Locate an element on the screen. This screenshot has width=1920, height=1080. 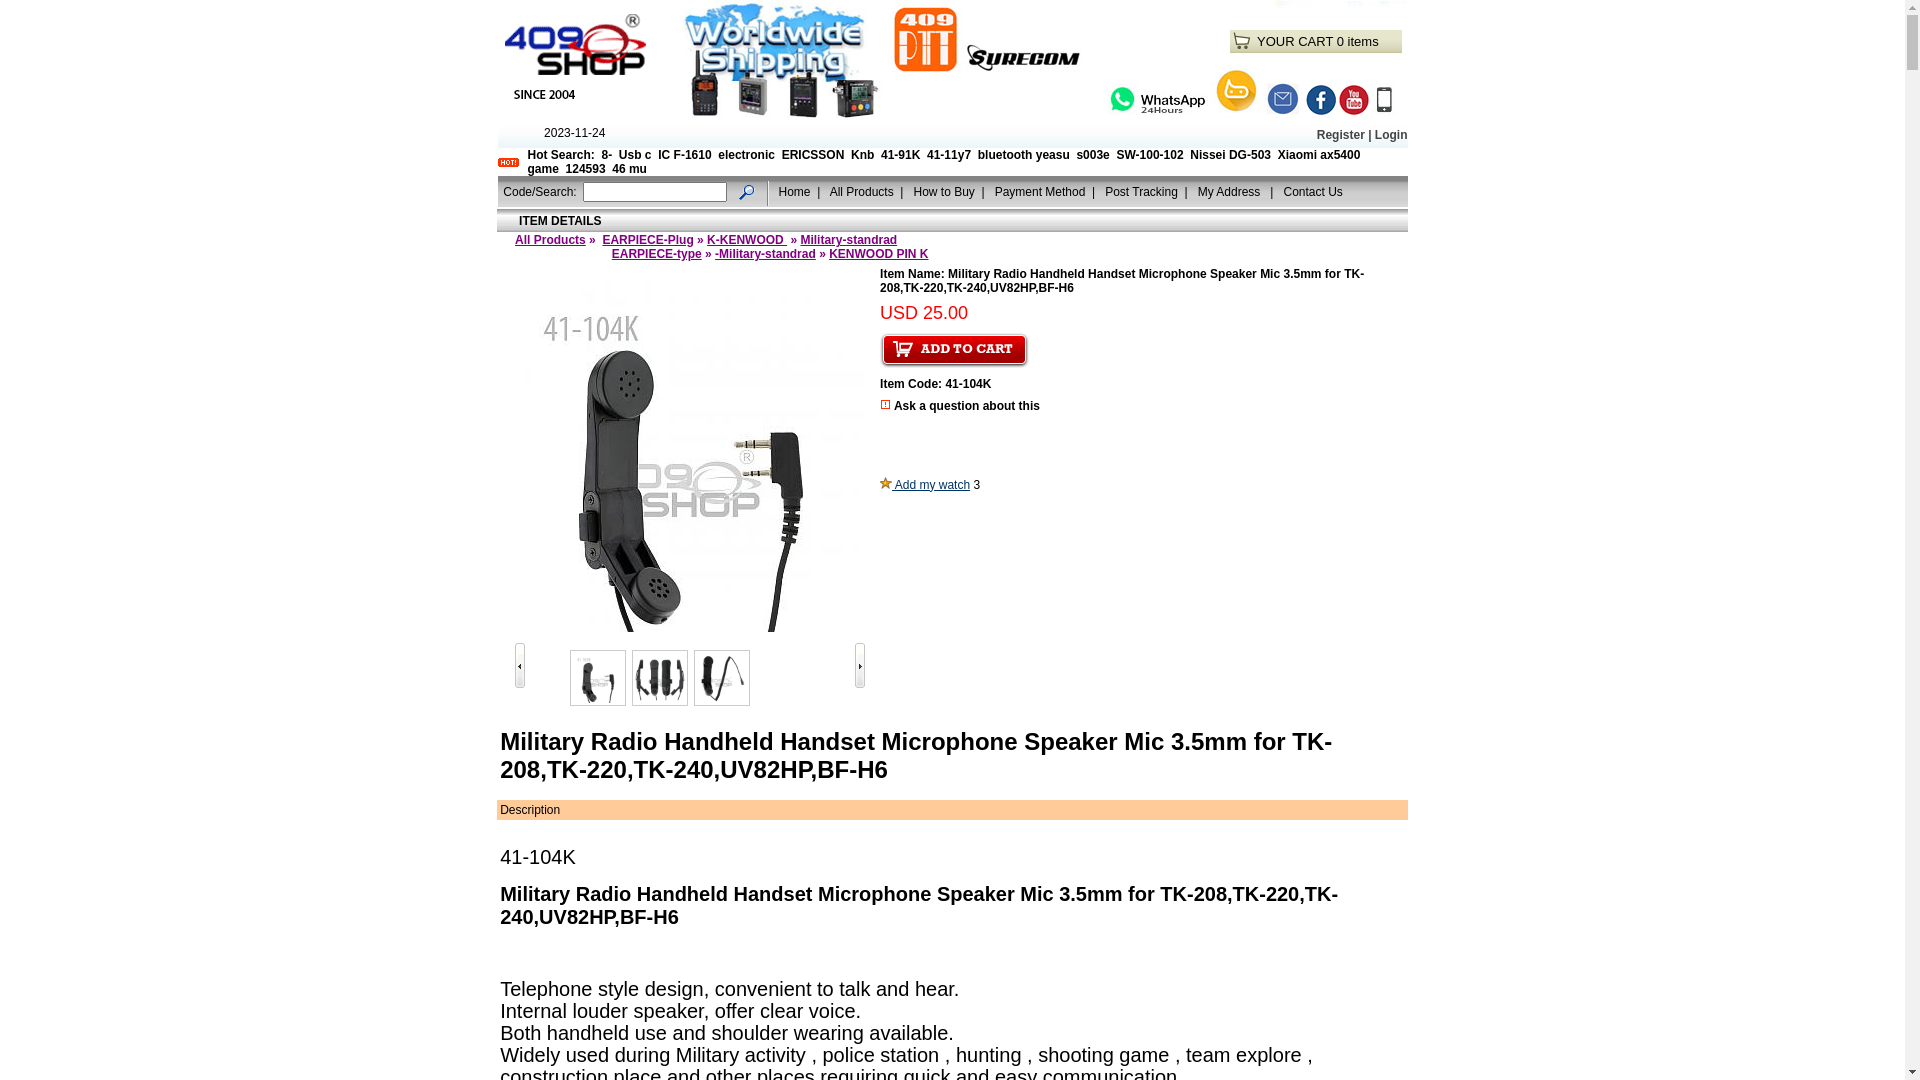
'Register' is located at coordinates (1340, 135).